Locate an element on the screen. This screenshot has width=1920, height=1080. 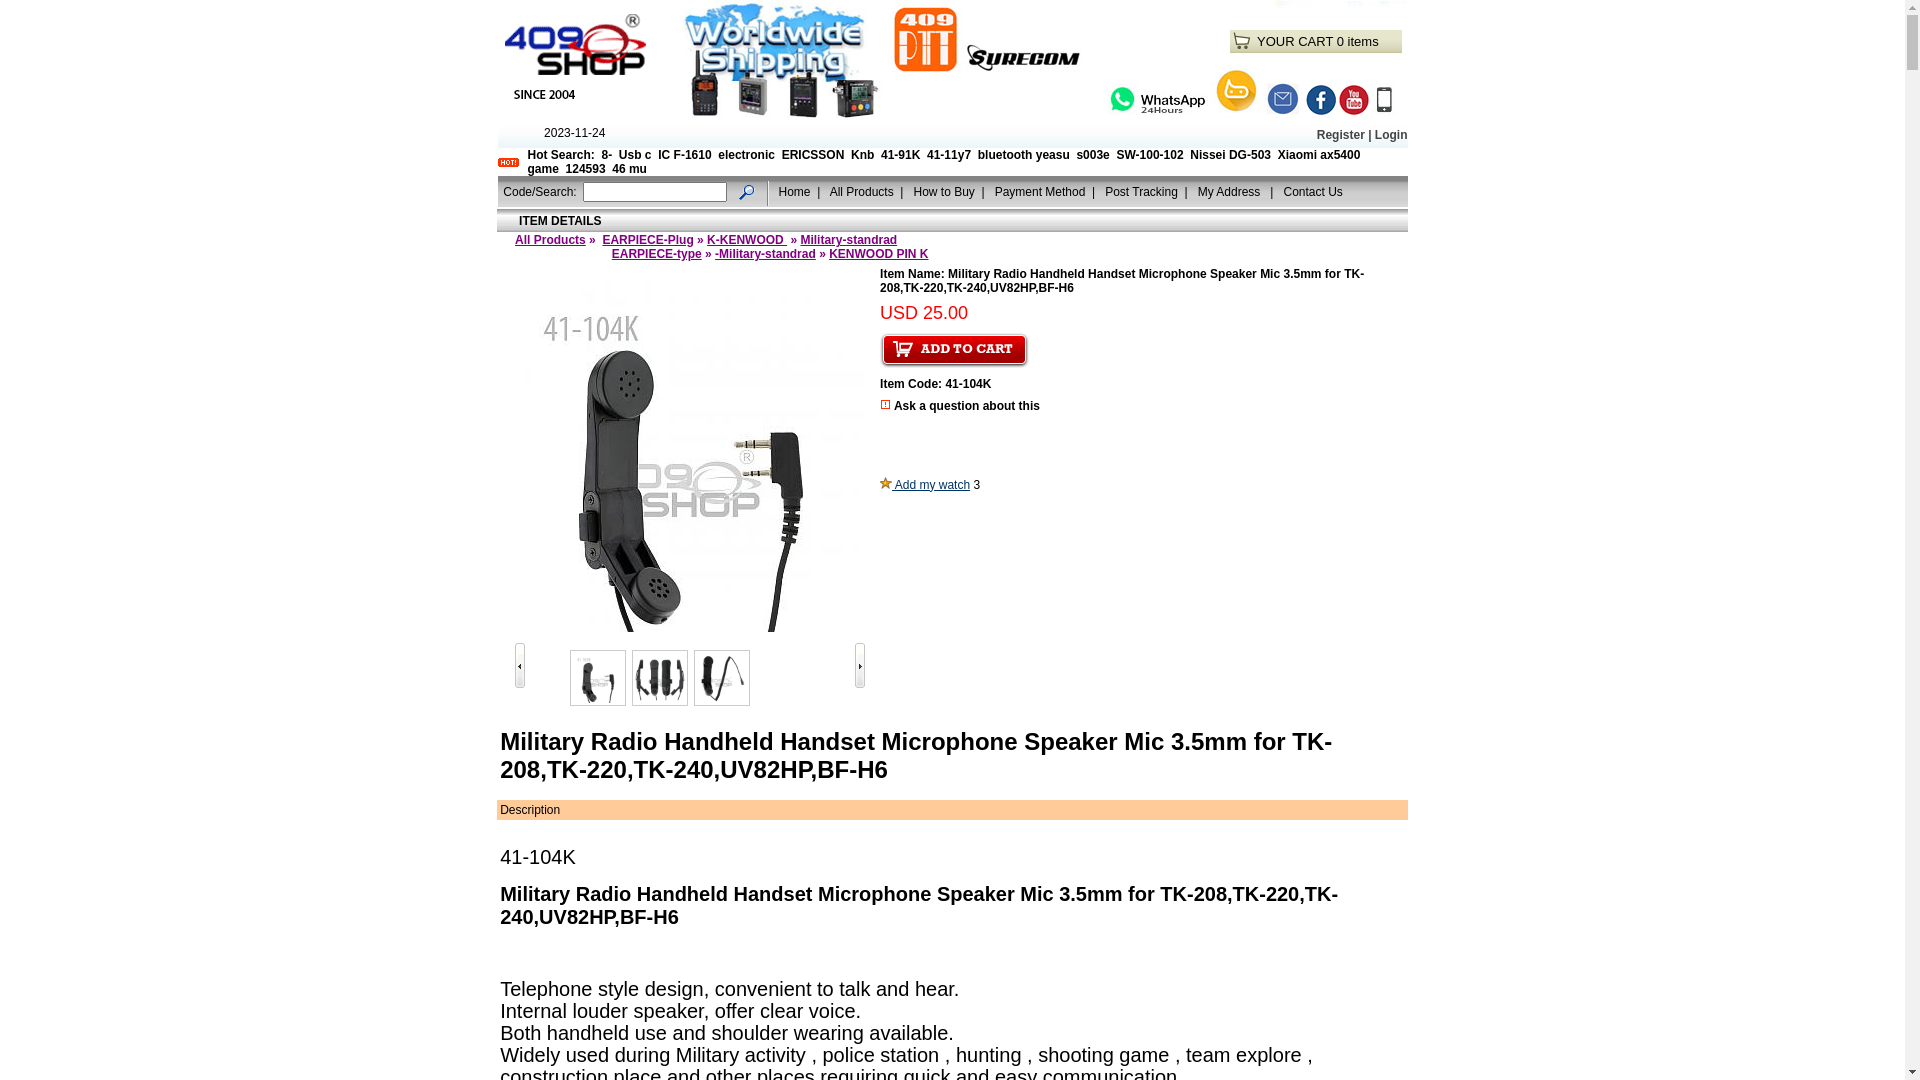
'Register' is located at coordinates (1340, 135).